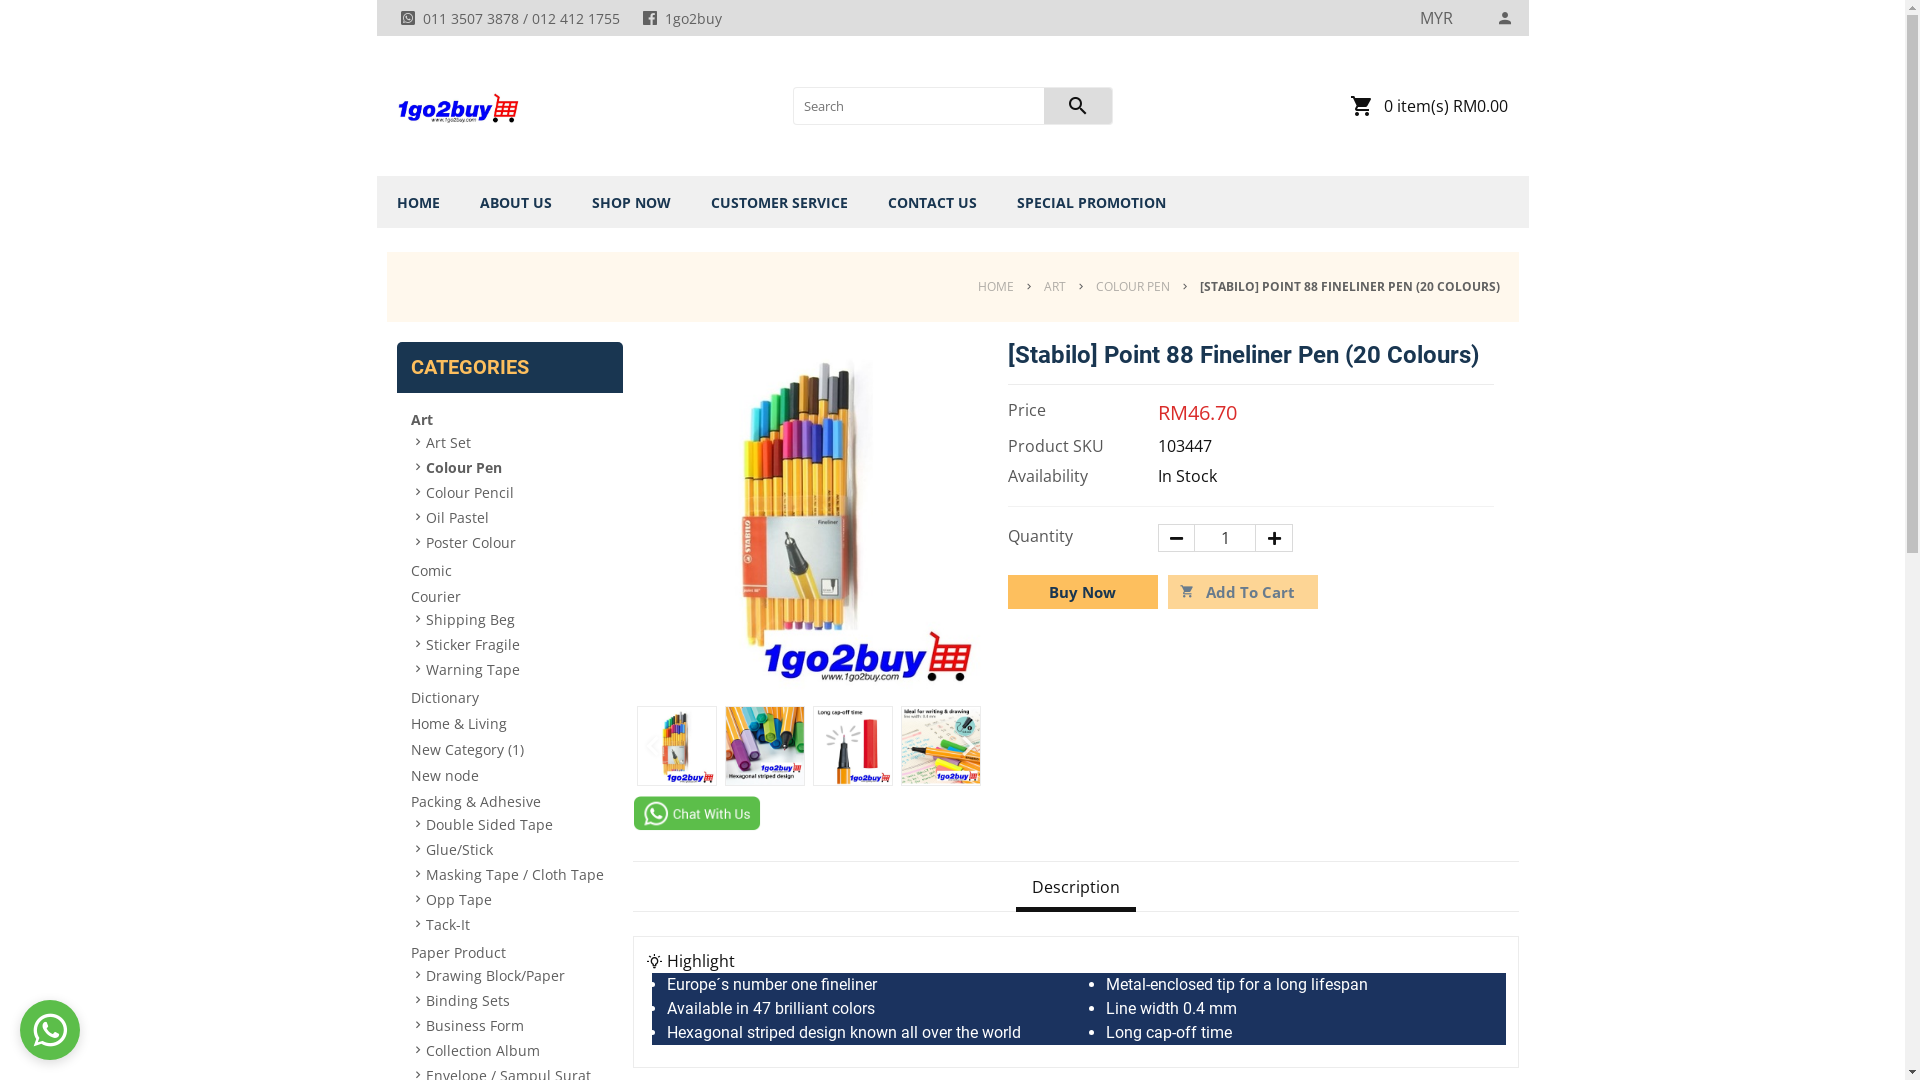 This screenshot has width=1920, height=1080. What do you see at coordinates (517, 848) in the screenshot?
I see `'Glue/Stick'` at bounding box center [517, 848].